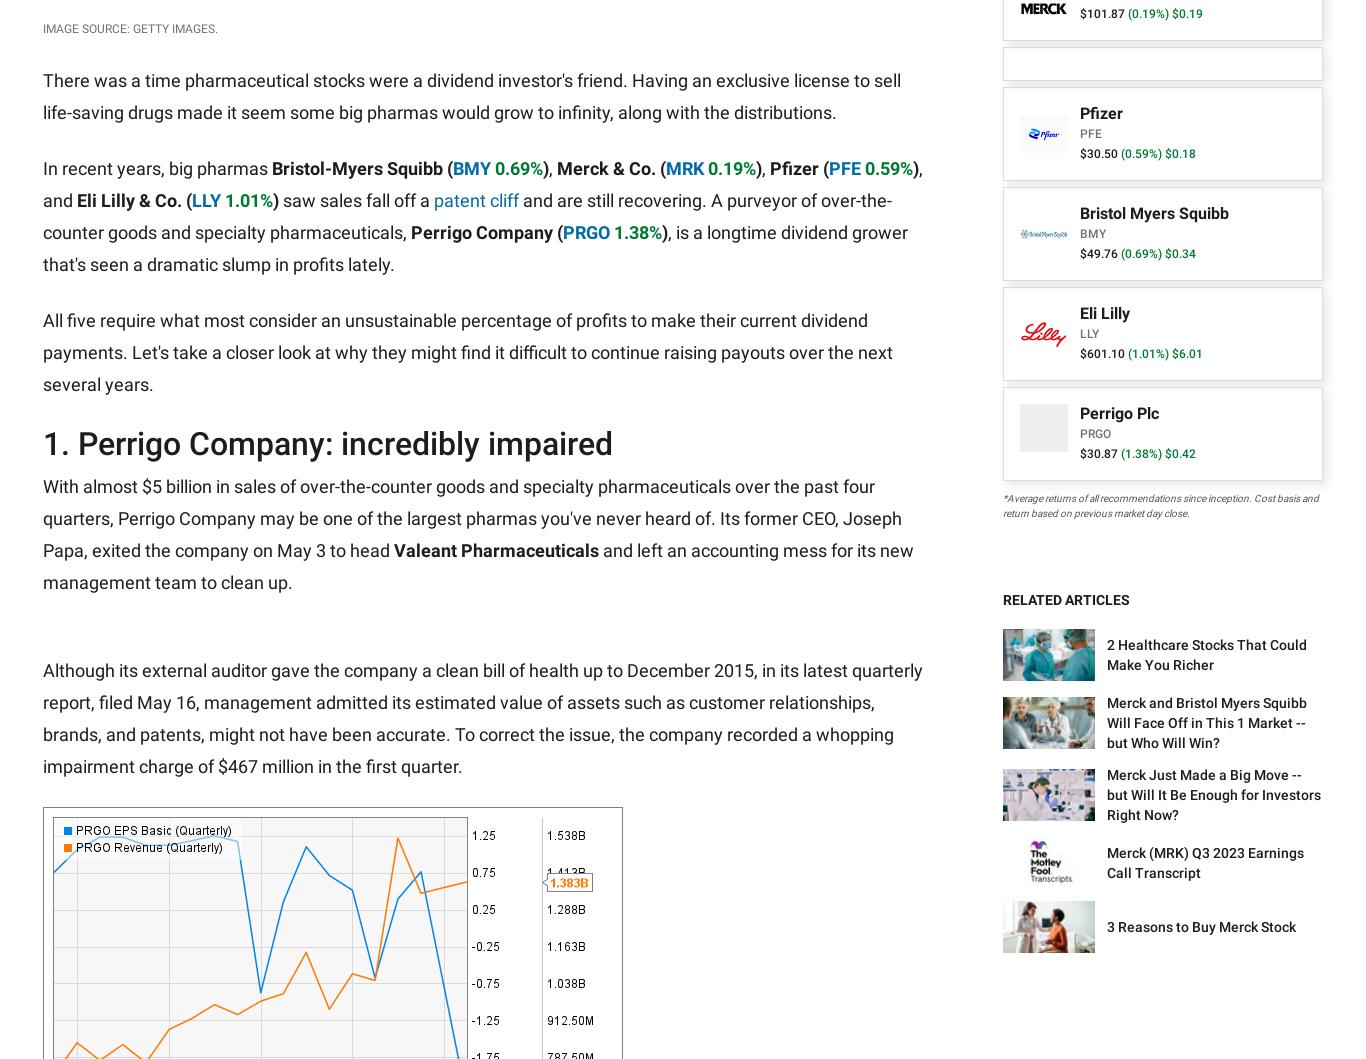  What do you see at coordinates (246, 921) in the screenshot?
I see `'Invest better with The Motley Fool. Get stock recommendations, portfolio guidance, and more from The Motley Fool's premium services.'` at bounding box center [246, 921].